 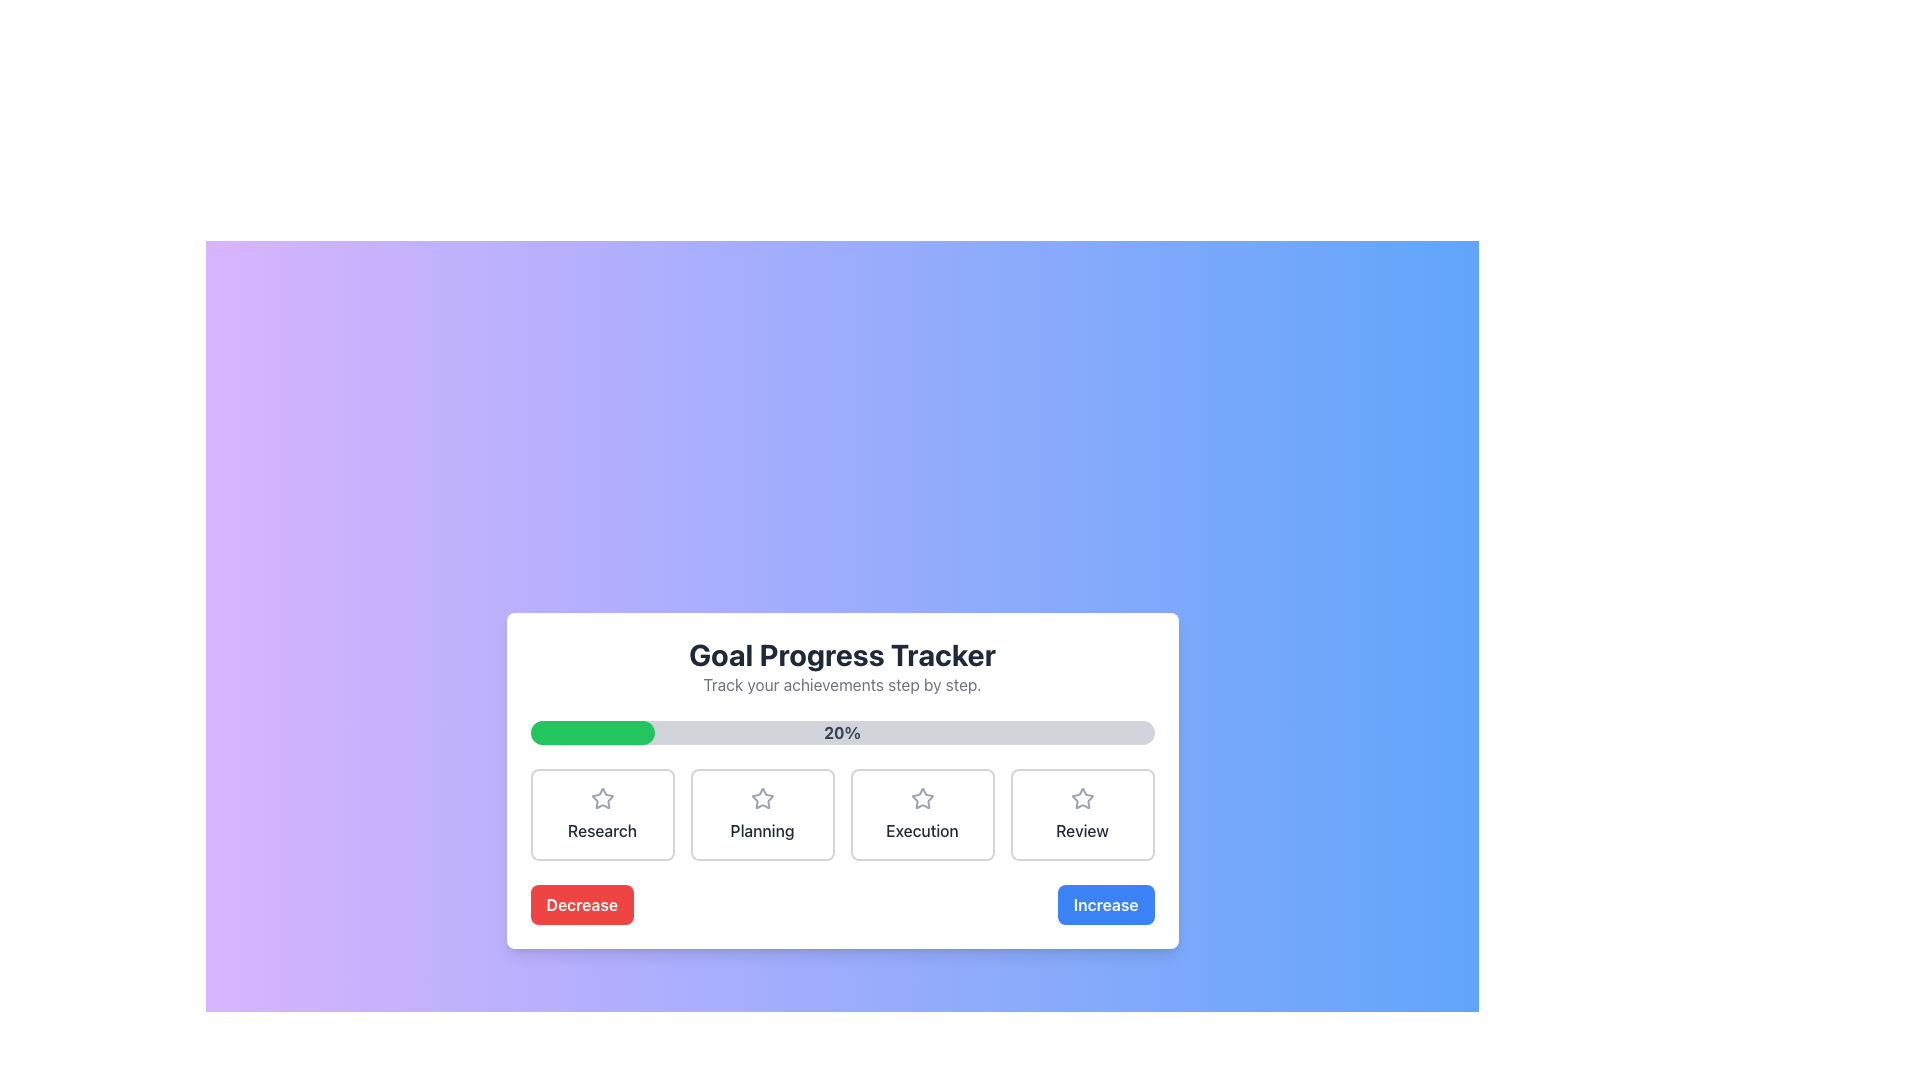 What do you see at coordinates (1081, 814) in the screenshot?
I see `the card-style informational component labeled 'Review', which features a gray star icon and is located in the fourth column of a four-column grid layout` at bounding box center [1081, 814].